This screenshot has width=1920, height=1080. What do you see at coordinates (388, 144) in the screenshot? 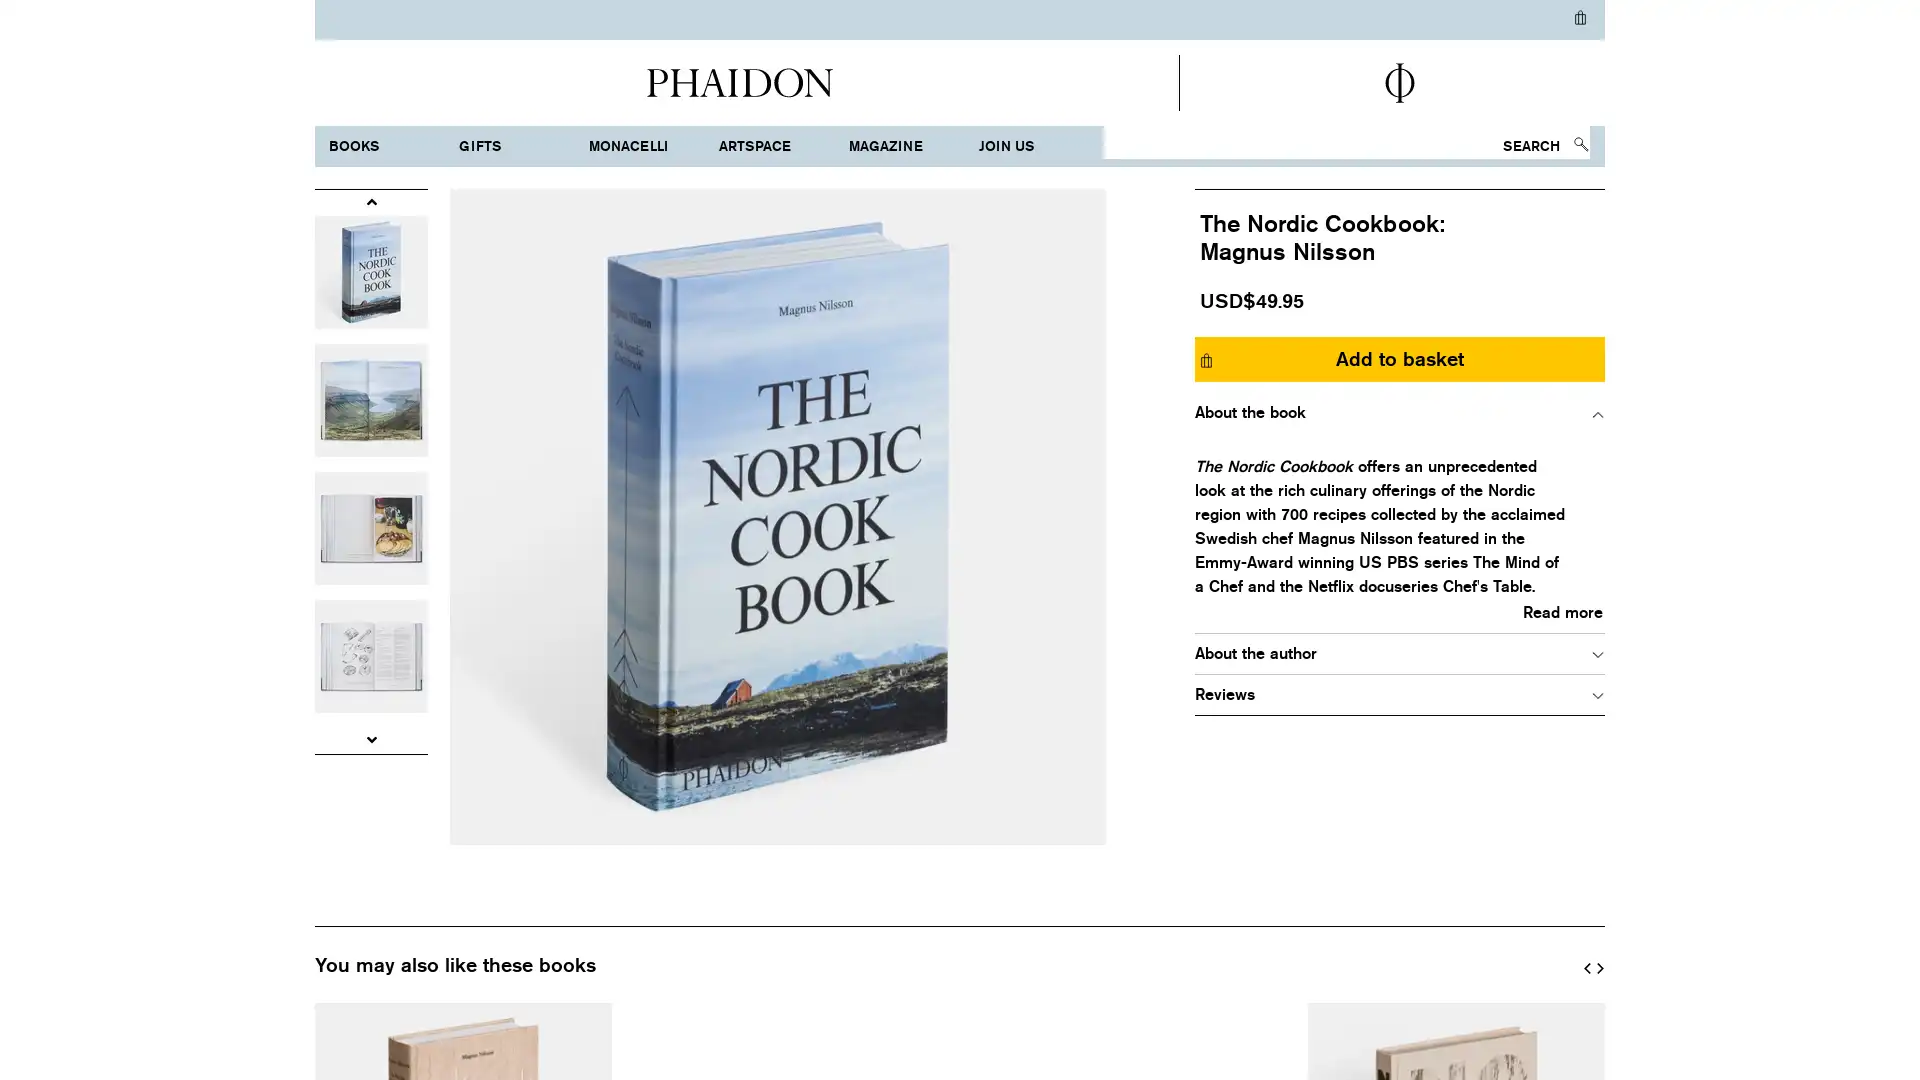
I see `BOOKS` at bounding box center [388, 144].